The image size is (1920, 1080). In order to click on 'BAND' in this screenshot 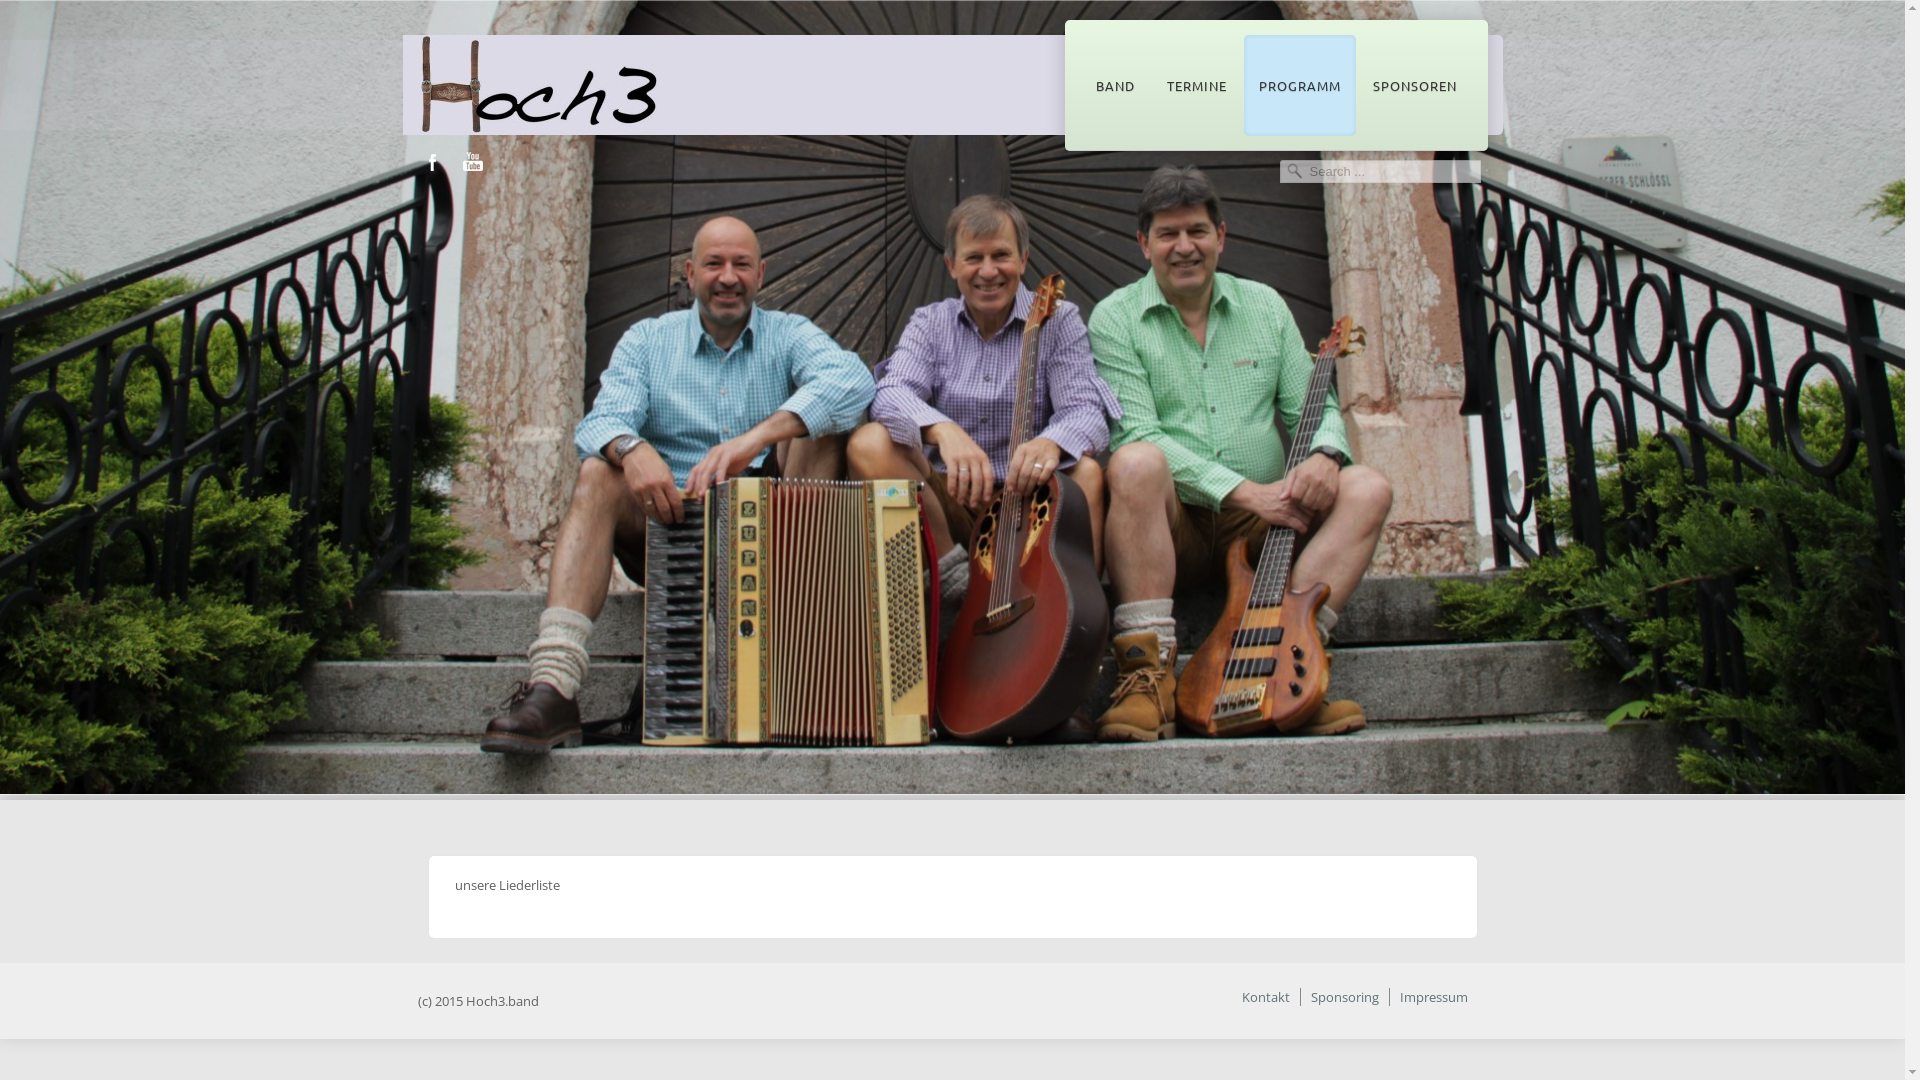, I will do `click(1113, 84)`.